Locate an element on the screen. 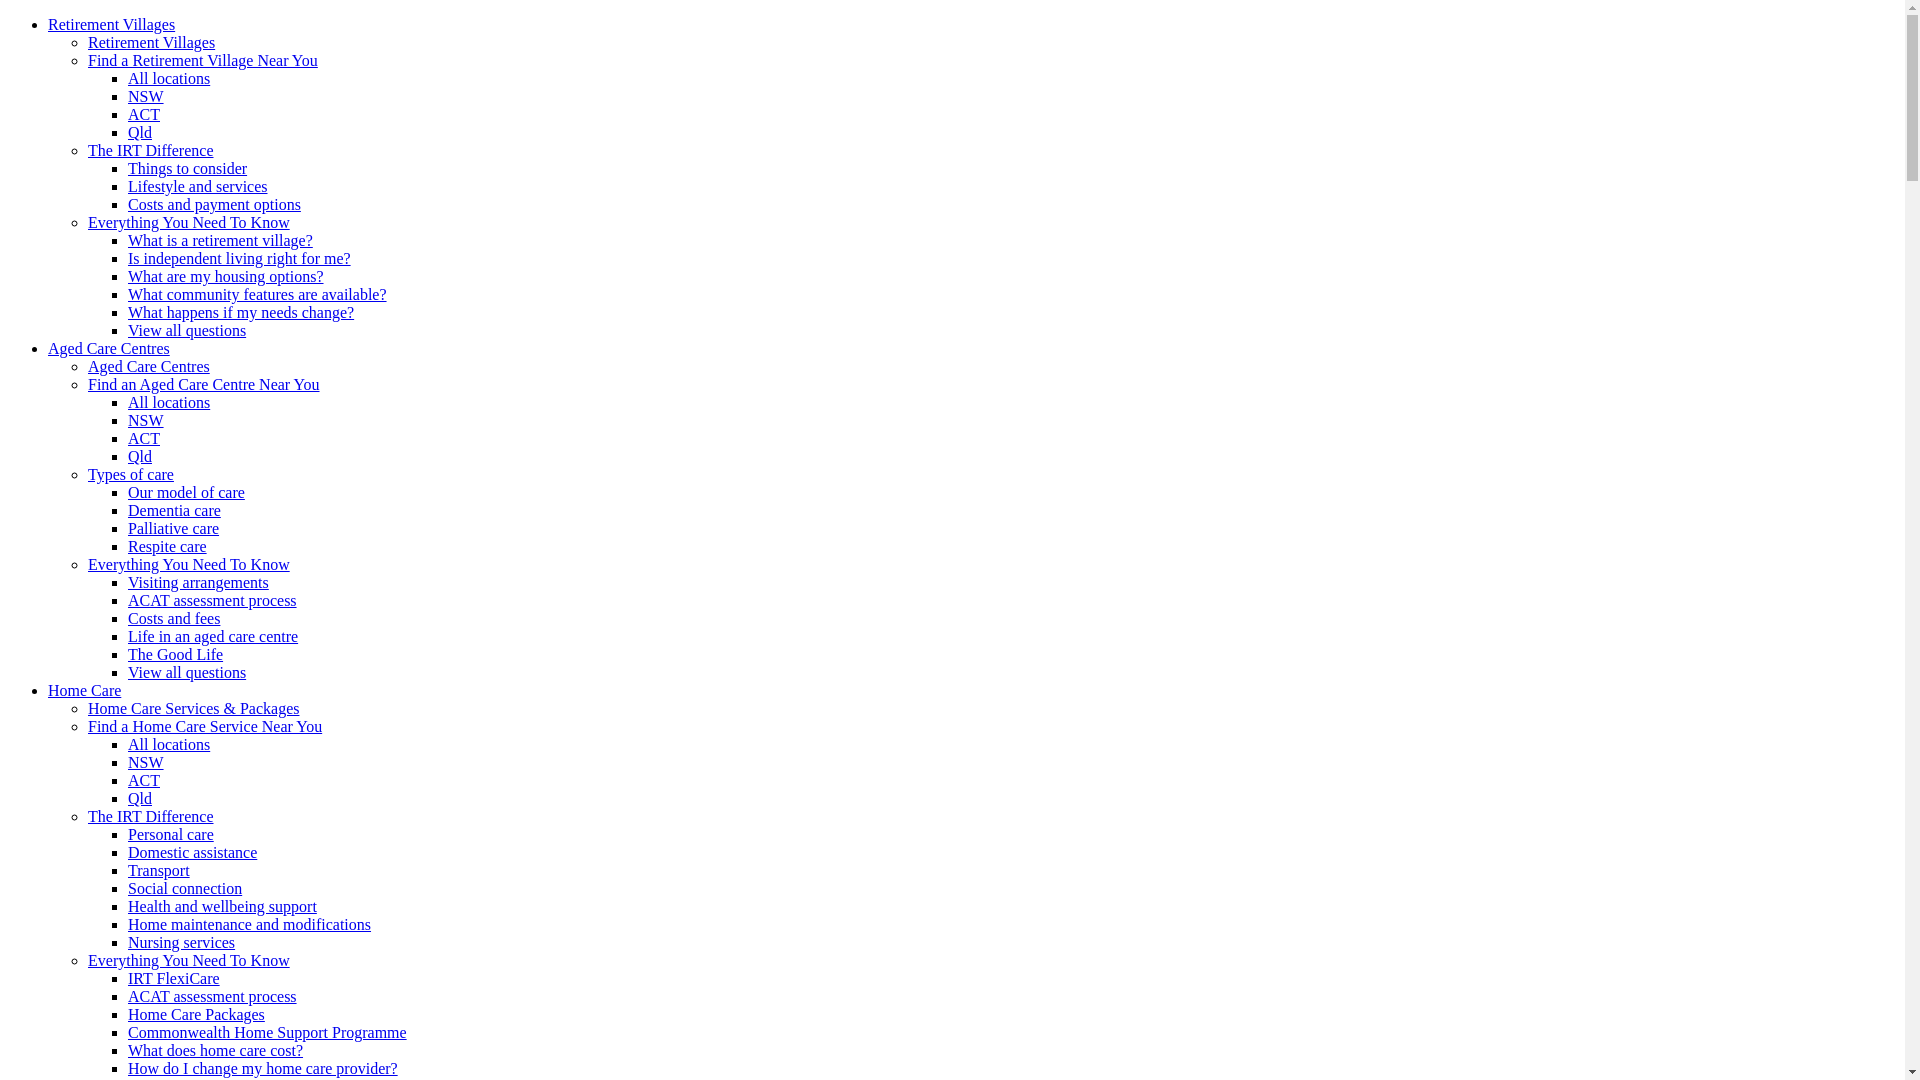 The image size is (1920, 1080). 'Transport' is located at coordinates (127, 869).